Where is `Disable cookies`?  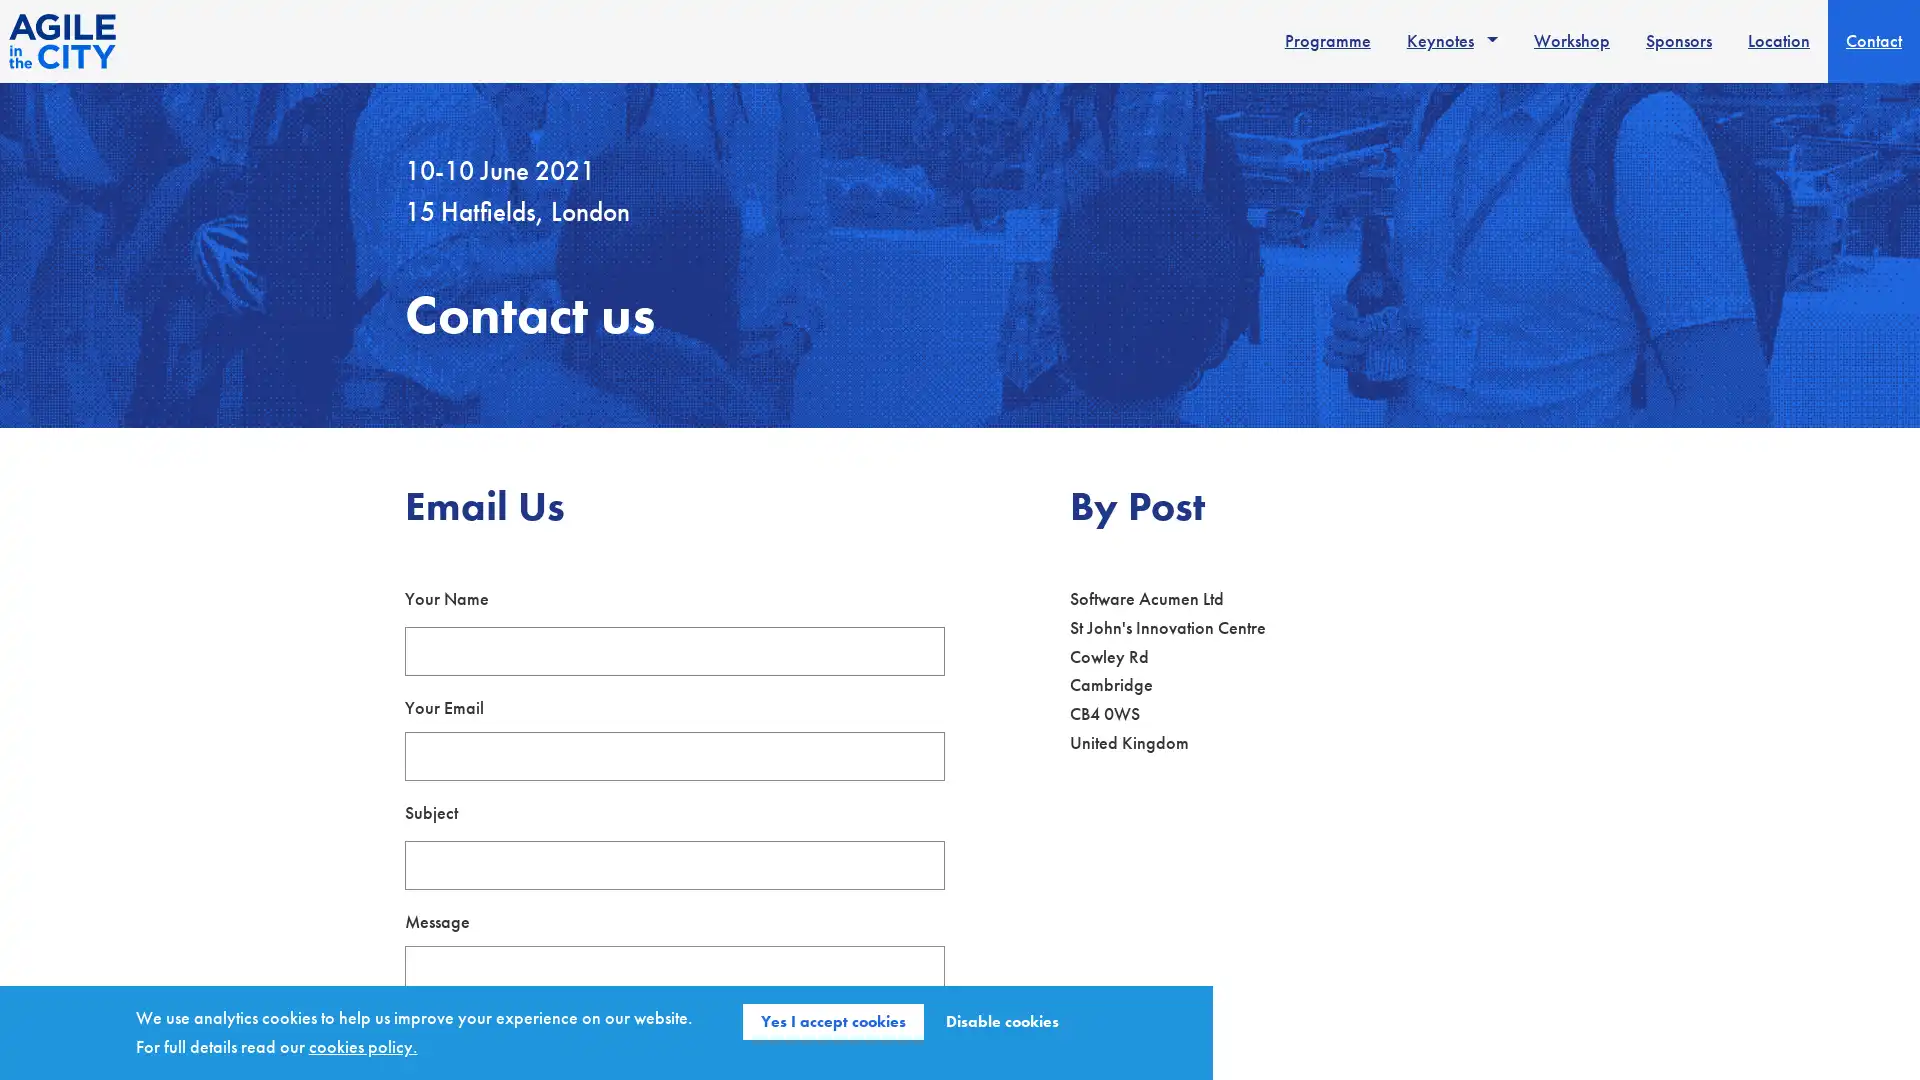 Disable cookies is located at coordinates (1002, 1022).